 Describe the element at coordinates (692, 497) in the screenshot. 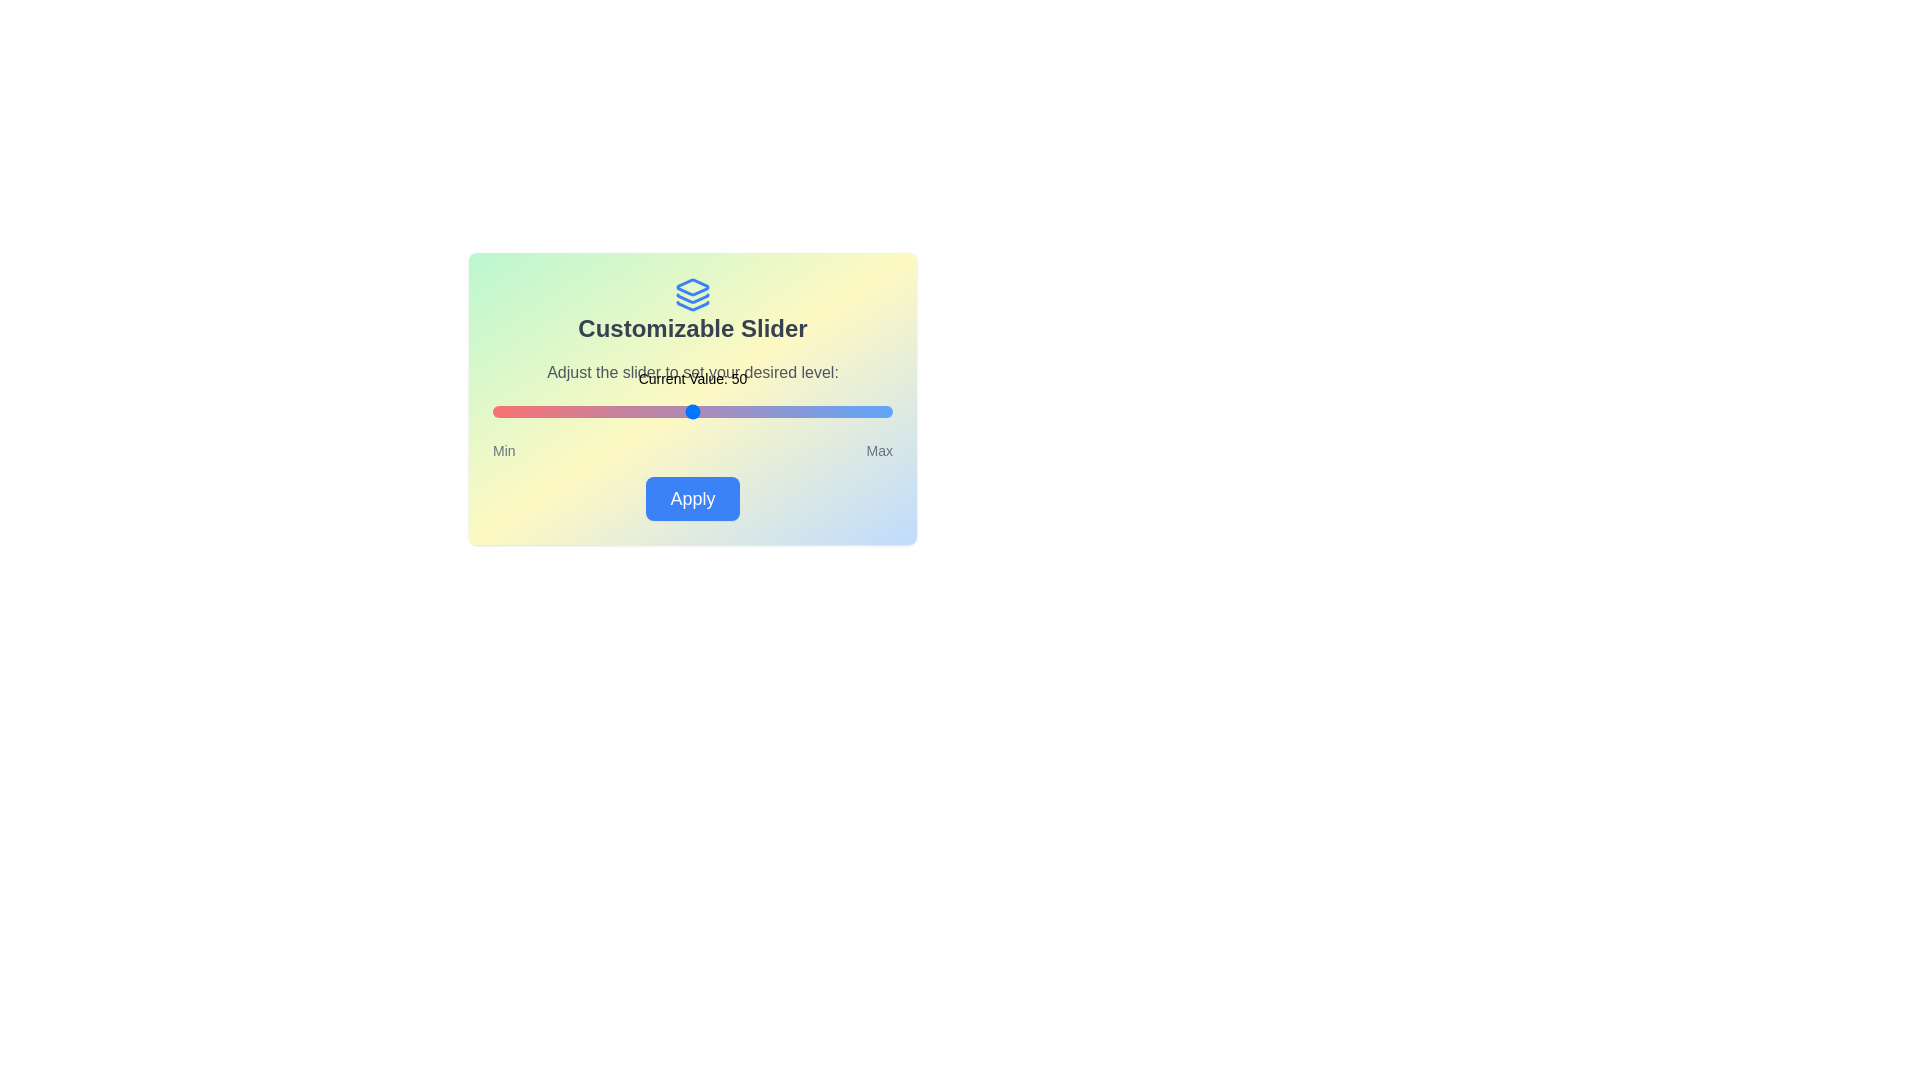

I see `the 'Apply' button to confirm the selected value` at that location.